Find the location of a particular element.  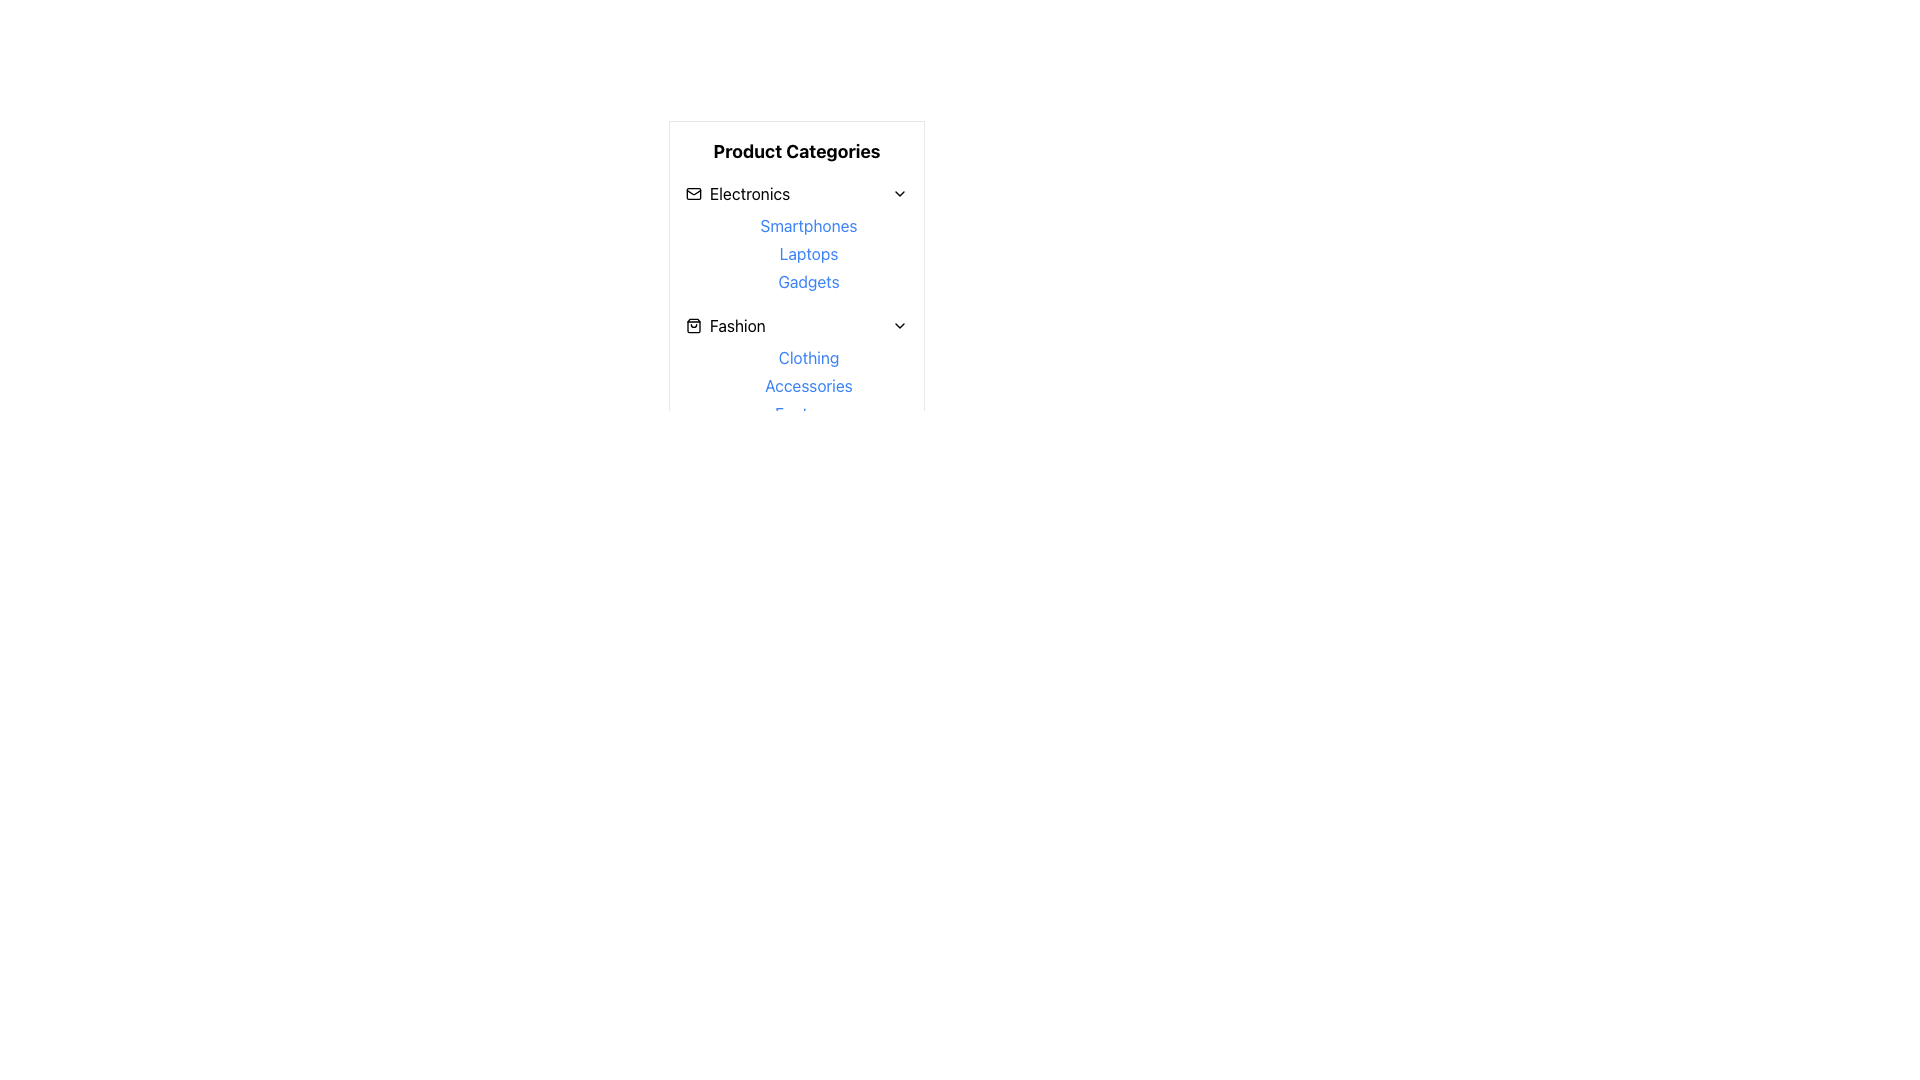

the SVG Rectangle that represents the mail icon for the 'Electronics' category, located next to the text label 'Electronics' in the sidebar is located at coordinates (694, 193).